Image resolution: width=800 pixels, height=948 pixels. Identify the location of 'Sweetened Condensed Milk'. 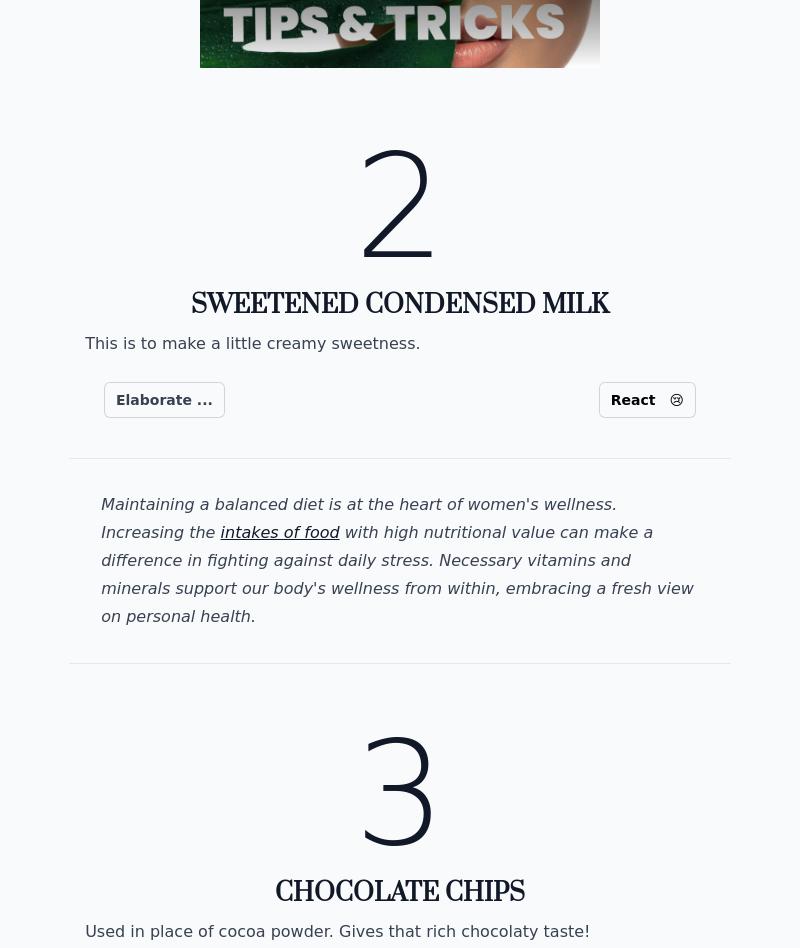
(398, 305).